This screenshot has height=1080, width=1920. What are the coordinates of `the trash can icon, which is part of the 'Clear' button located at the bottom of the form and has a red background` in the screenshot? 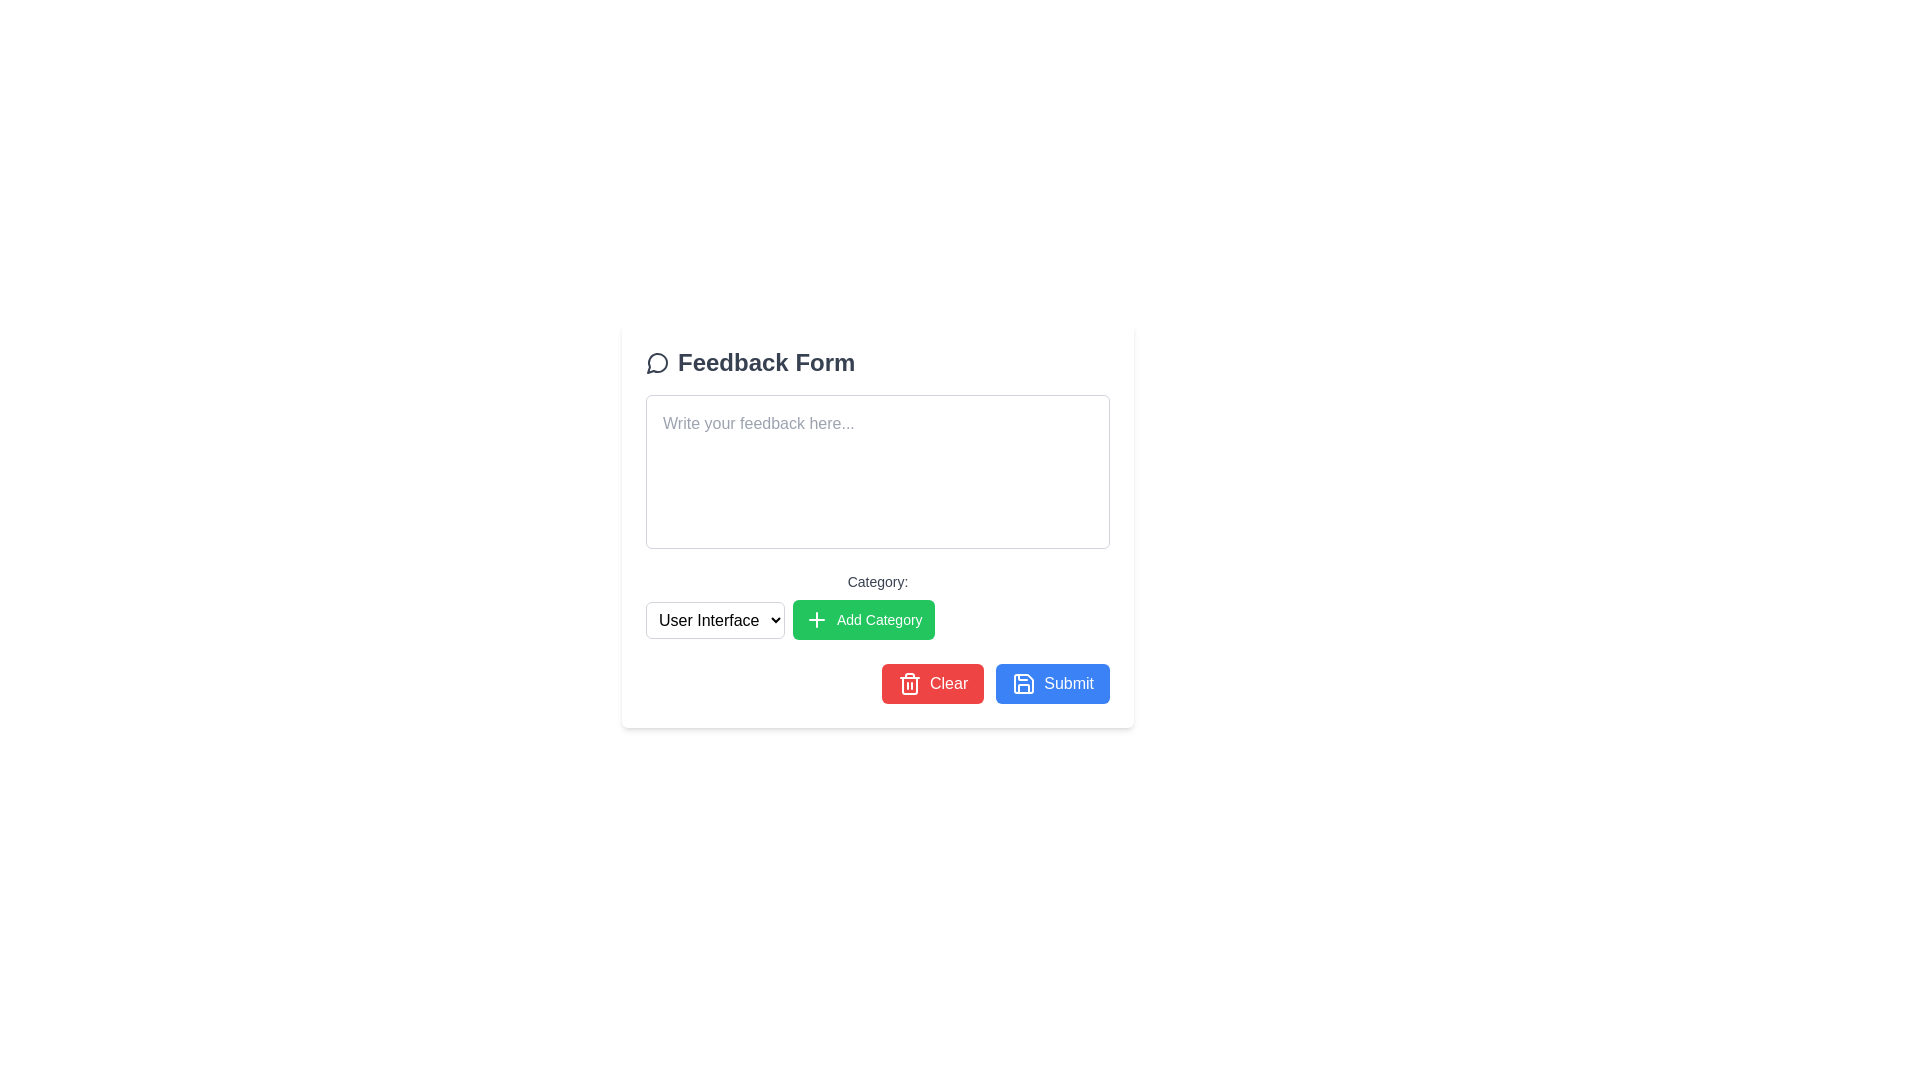 It's located at (908, 682).